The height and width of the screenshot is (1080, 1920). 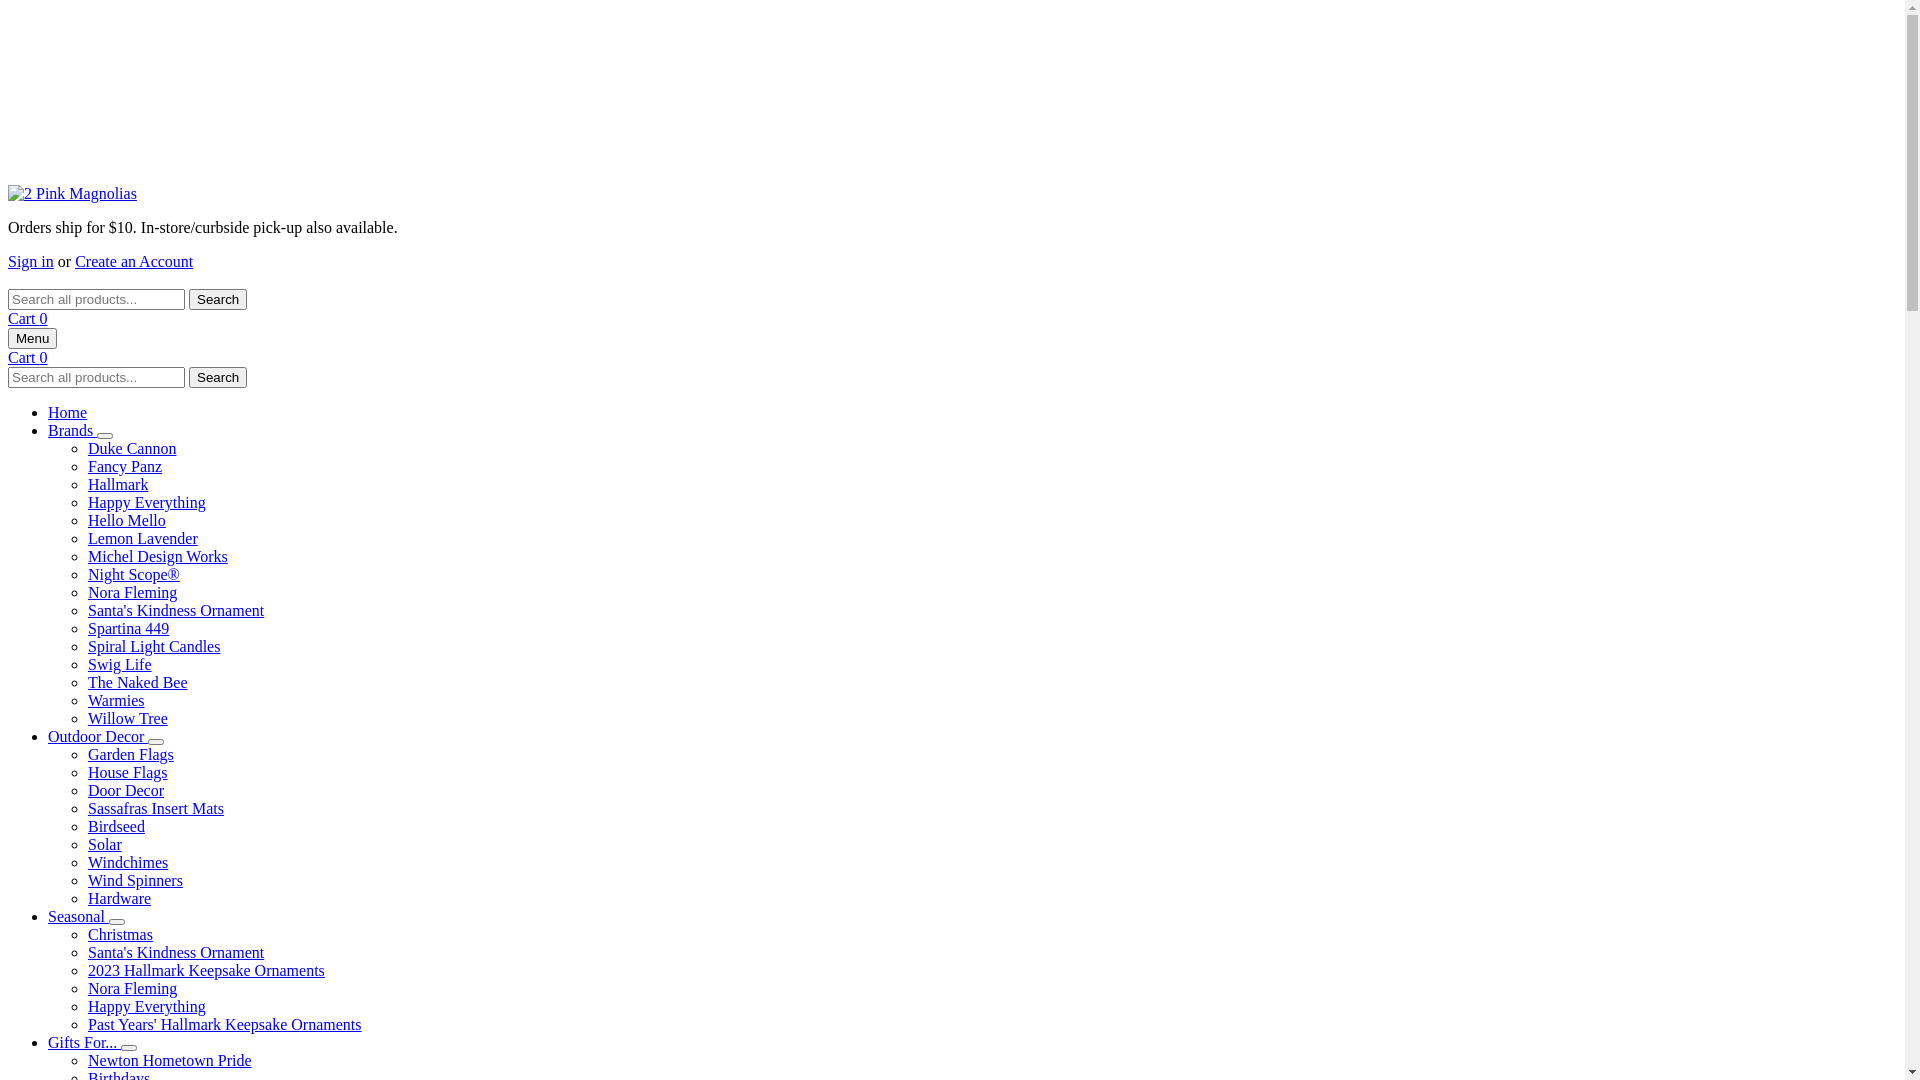 I want to click on 'Spartina 449', so click(x=127, y=627).